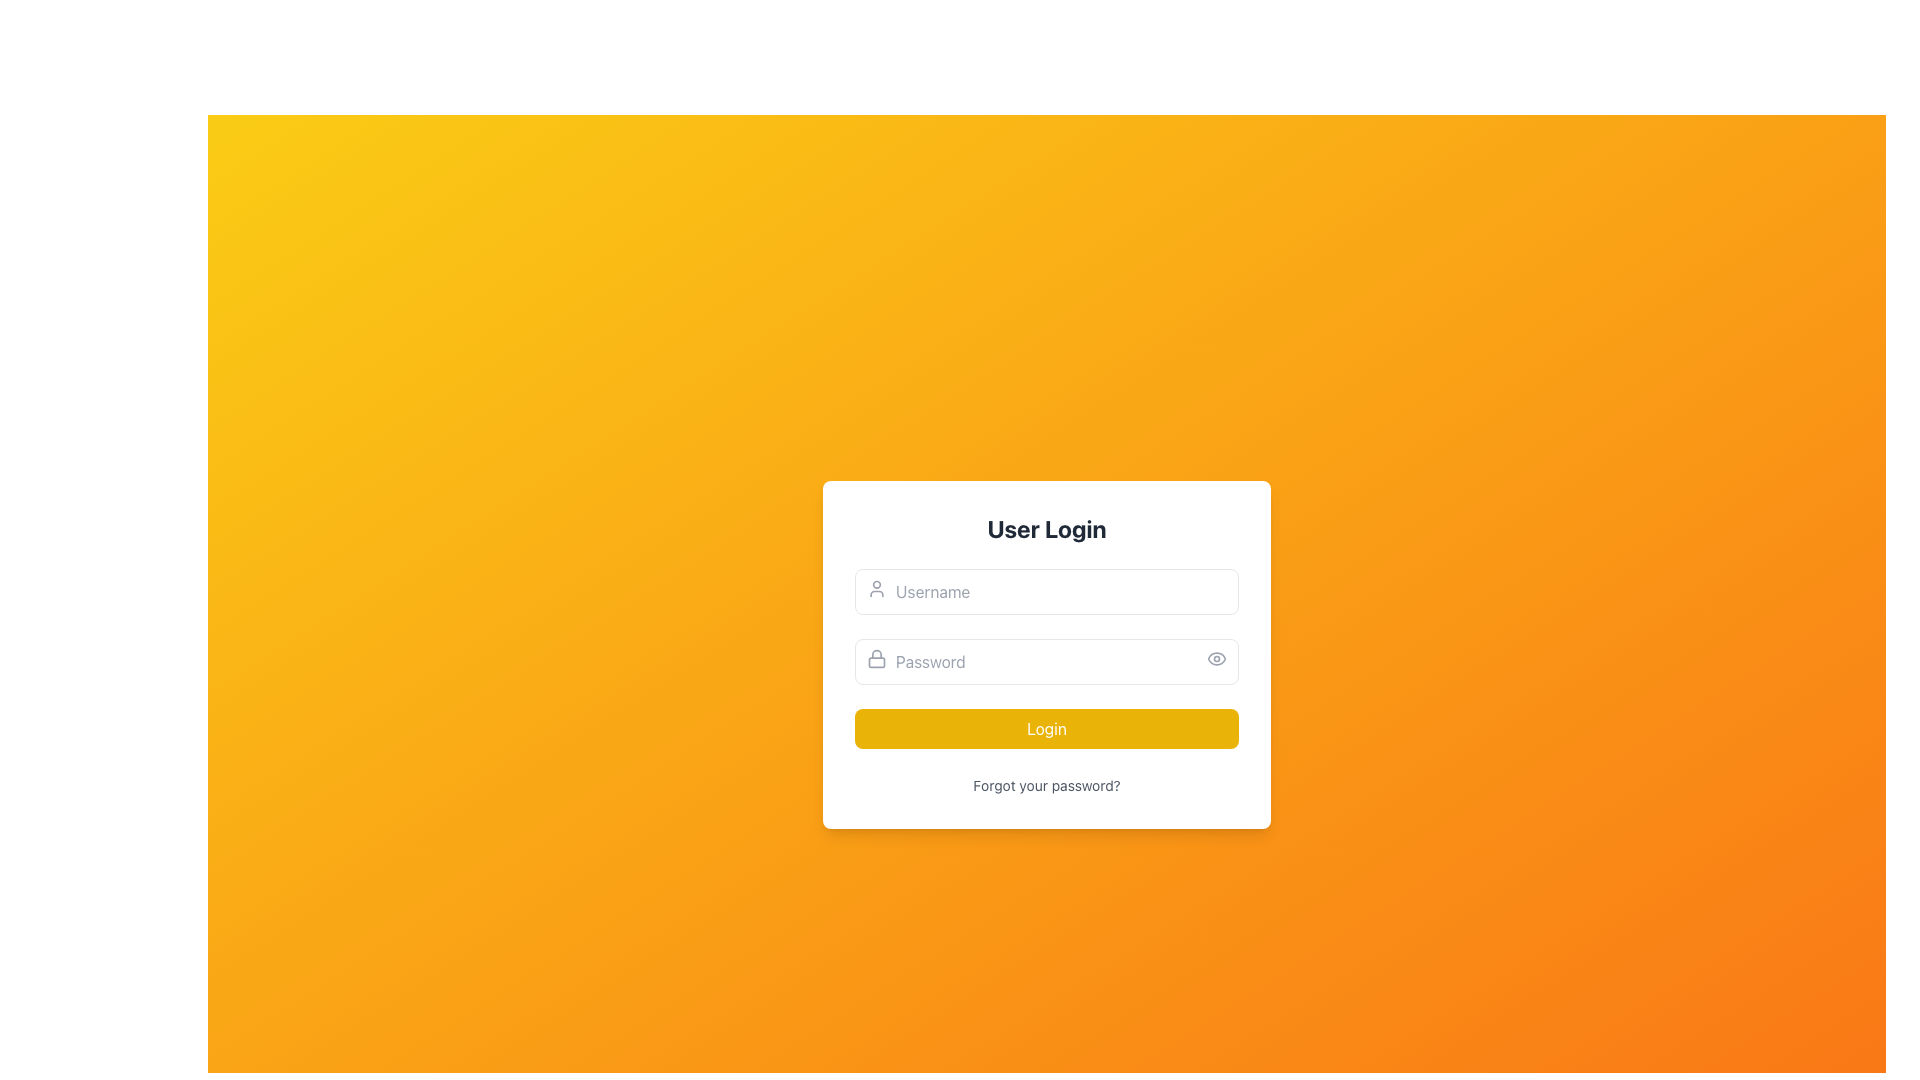 This screenshot has height=1080, width=1920. Describe the element at coordinates (1045, 681) in the screenshot. I see `the password visibility toggle located in the User Login form element` at that location.